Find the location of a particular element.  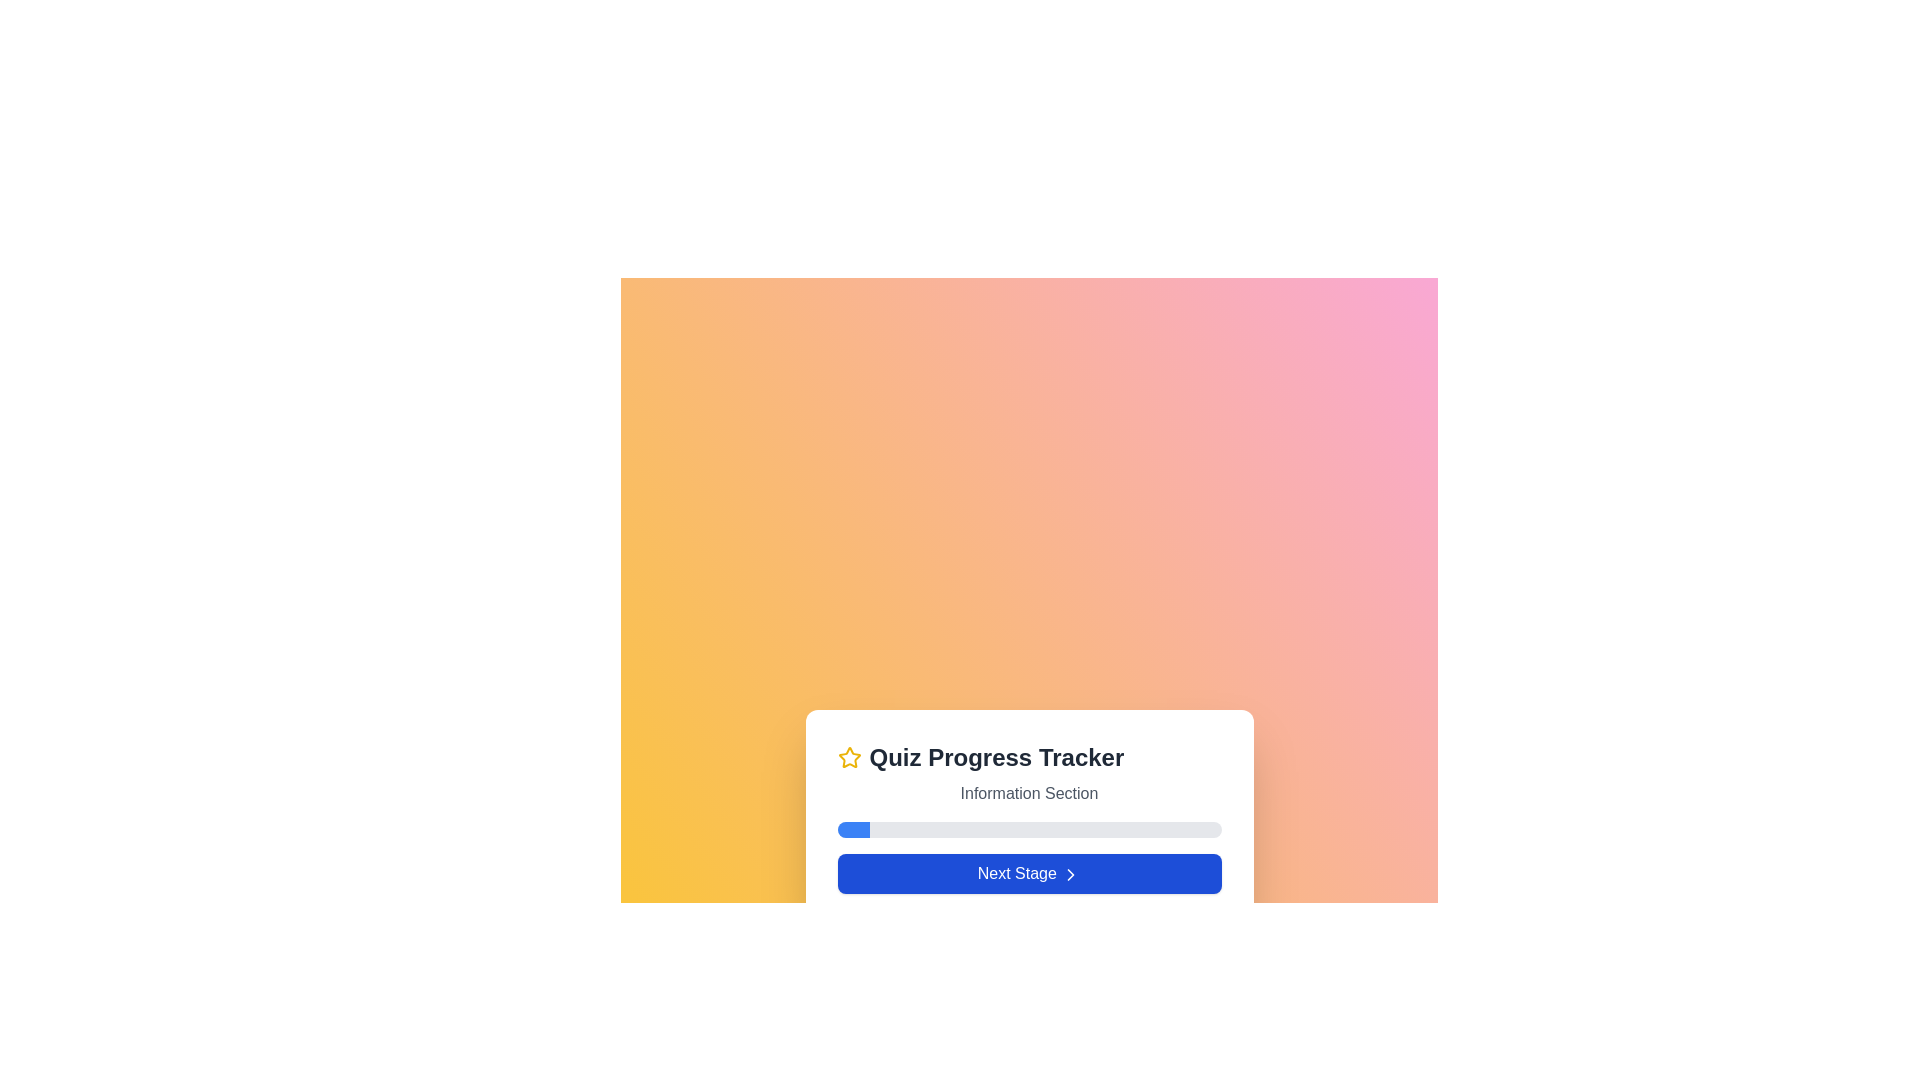

the rectangular button with a blue background and white text that reads 'Next Stage' is located at coordinates (1029, 873).